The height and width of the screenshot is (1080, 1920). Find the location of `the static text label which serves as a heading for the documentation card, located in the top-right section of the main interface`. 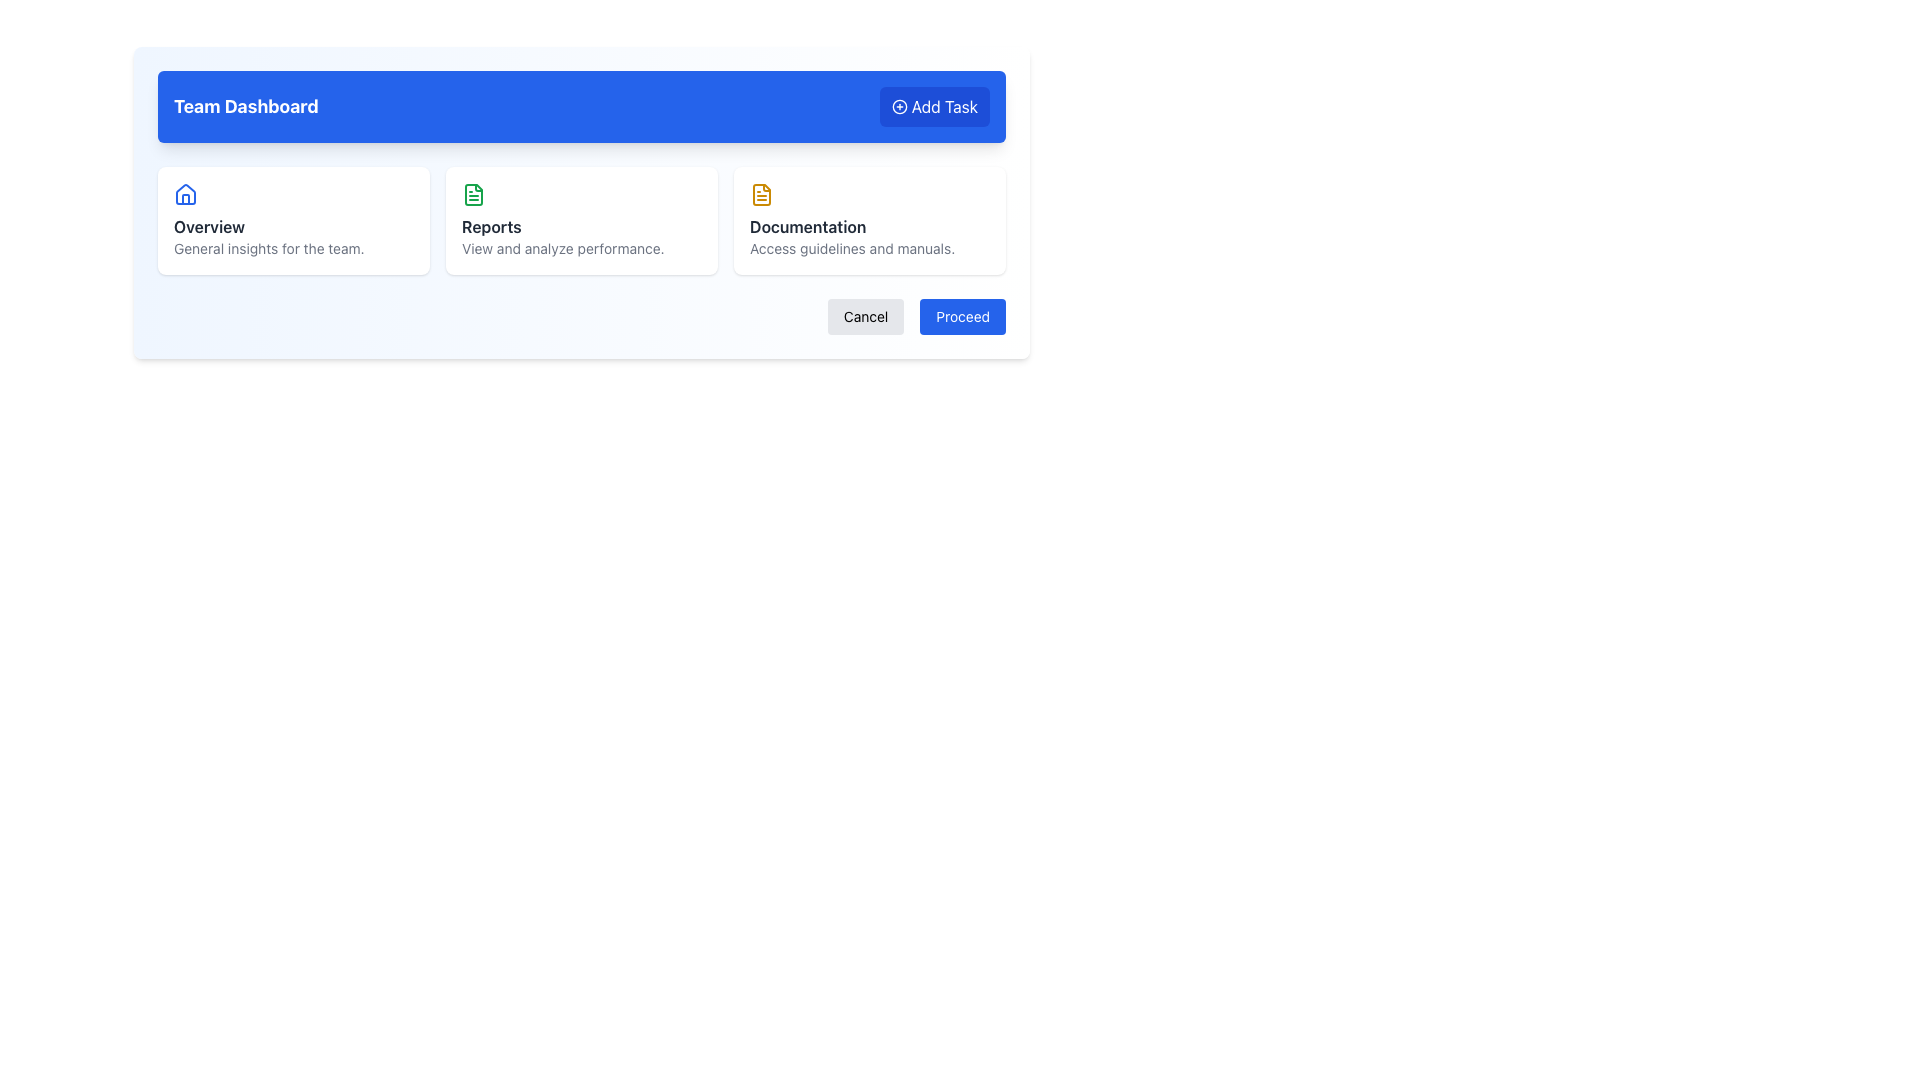

the static text label which serves as a heading for the documentation card, located in the top-right section of the main interface is located at coordinates (808, 226).